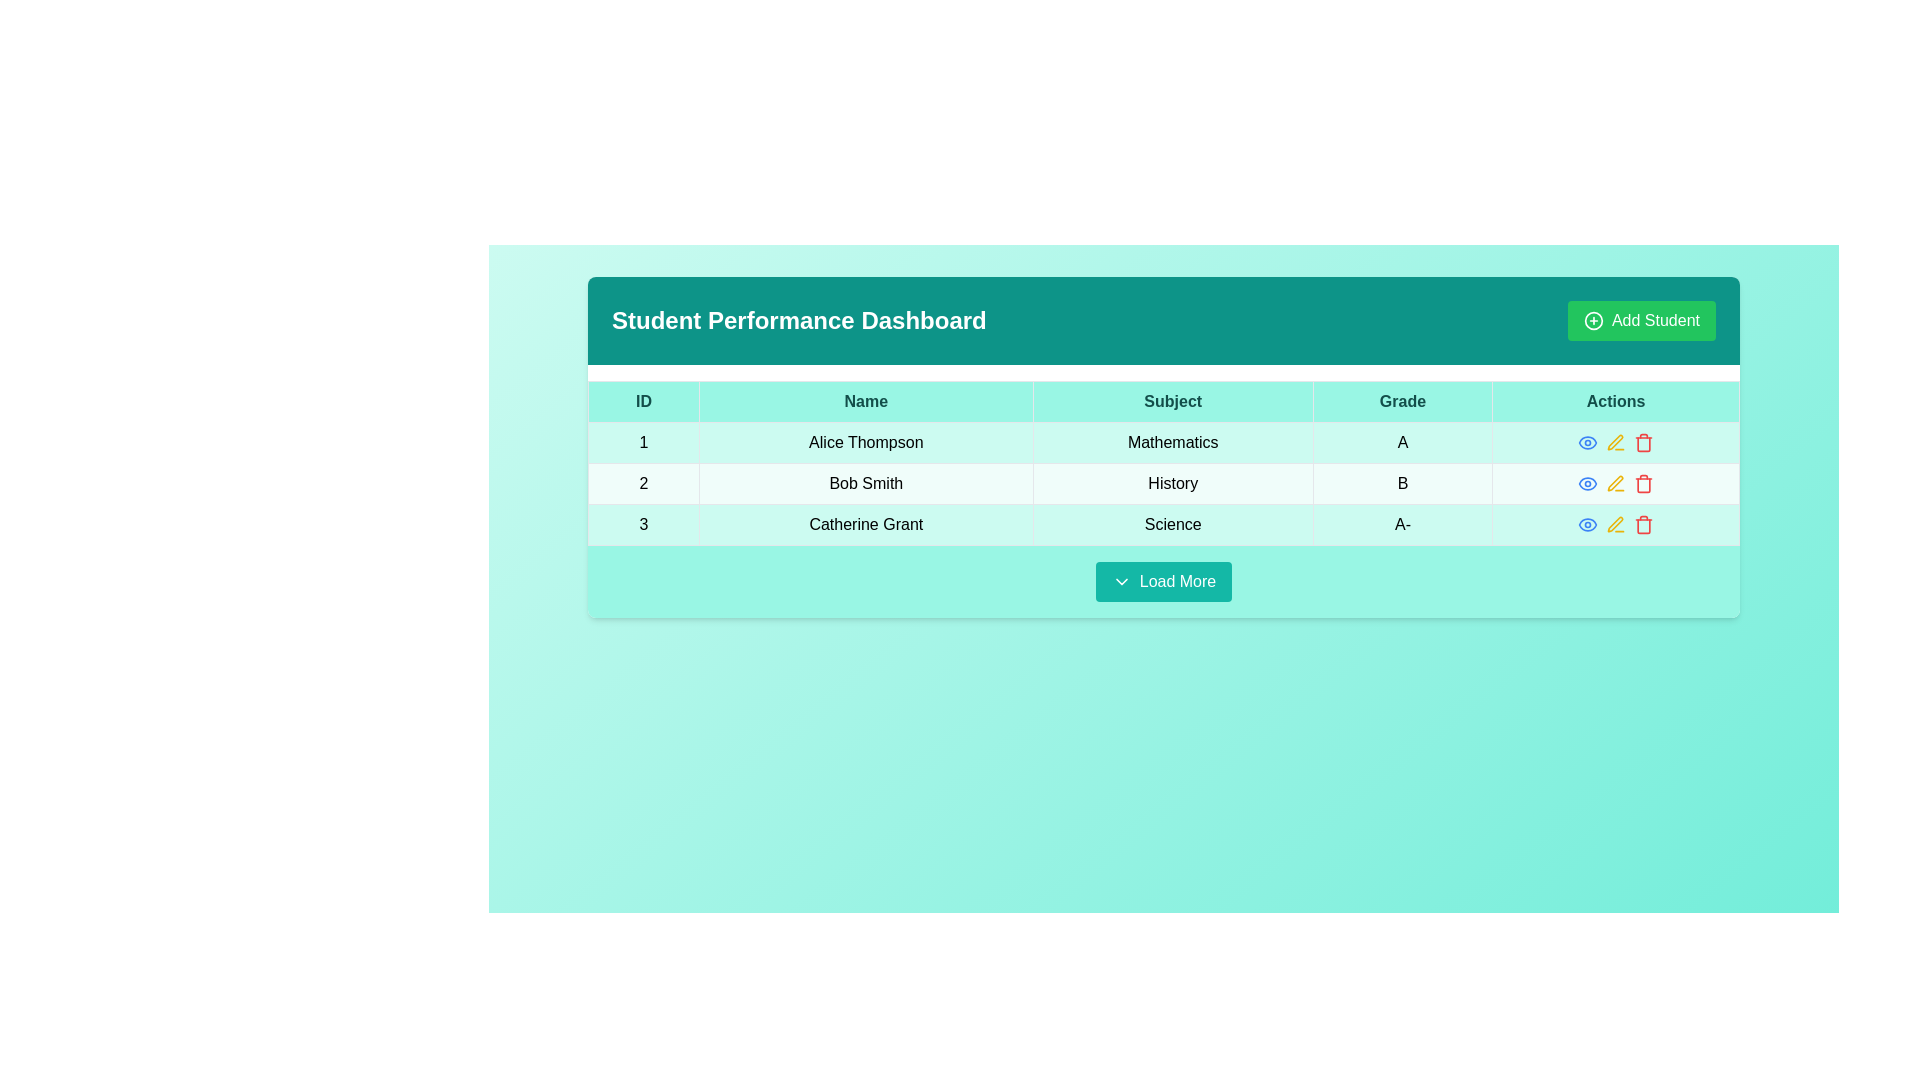 This screenshot has width=1920, height=1080. What do you see at coordinates (1615, 483) in the screenshot?
I see `the edit icon, resembling a pen or pencil, located in the 'Actions' column of the second row in the table to initiate an edit action` at bounding box center [1615, 483].